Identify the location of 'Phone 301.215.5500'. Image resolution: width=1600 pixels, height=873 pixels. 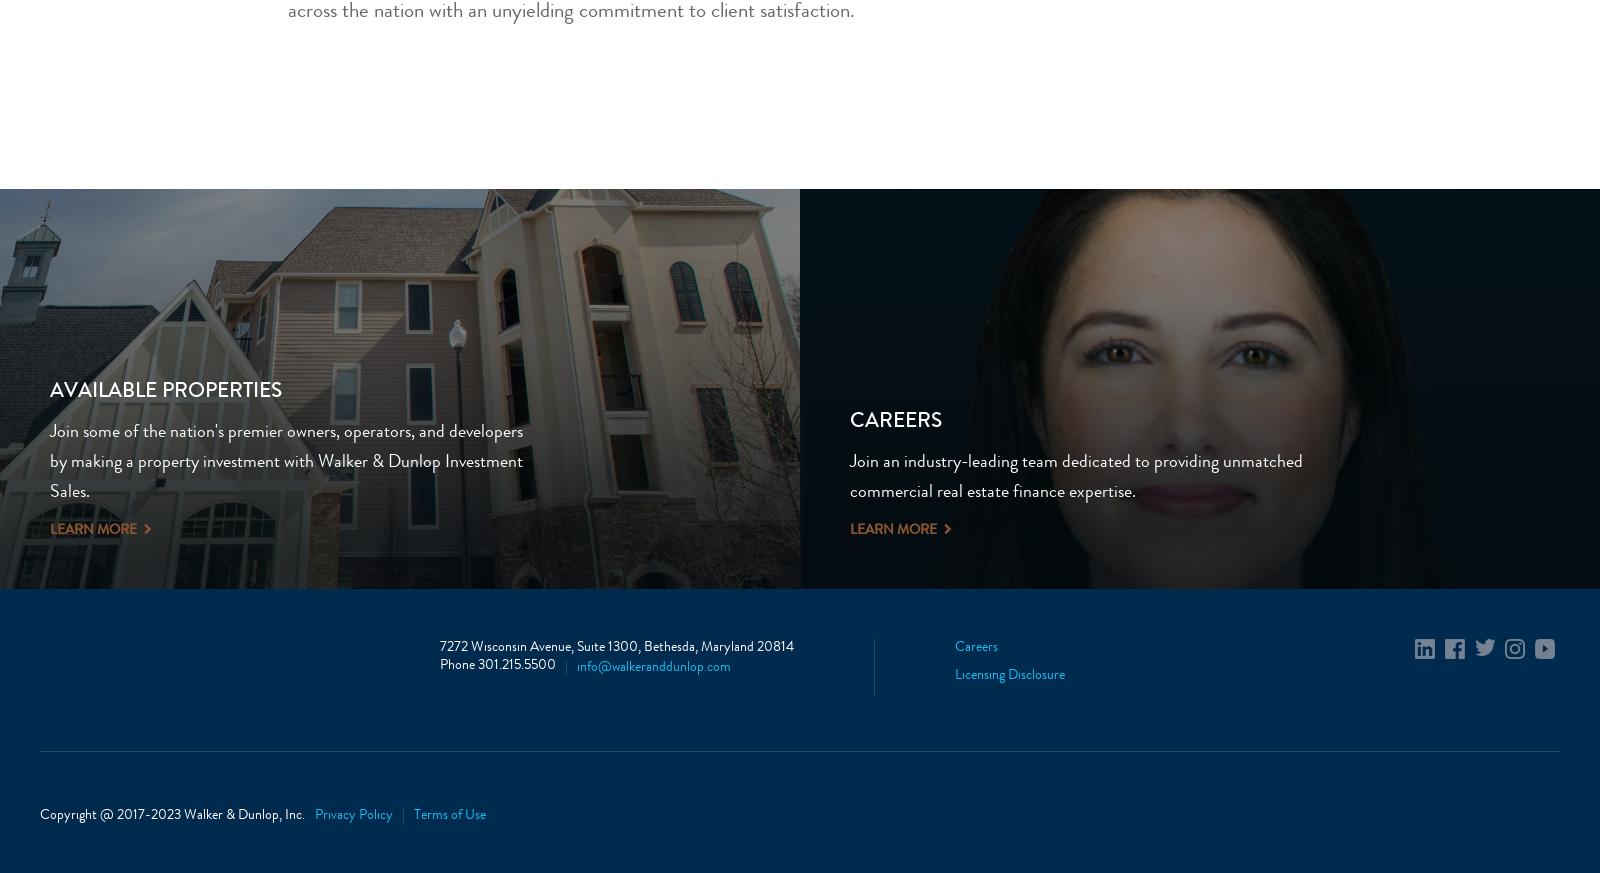
(497, 666).